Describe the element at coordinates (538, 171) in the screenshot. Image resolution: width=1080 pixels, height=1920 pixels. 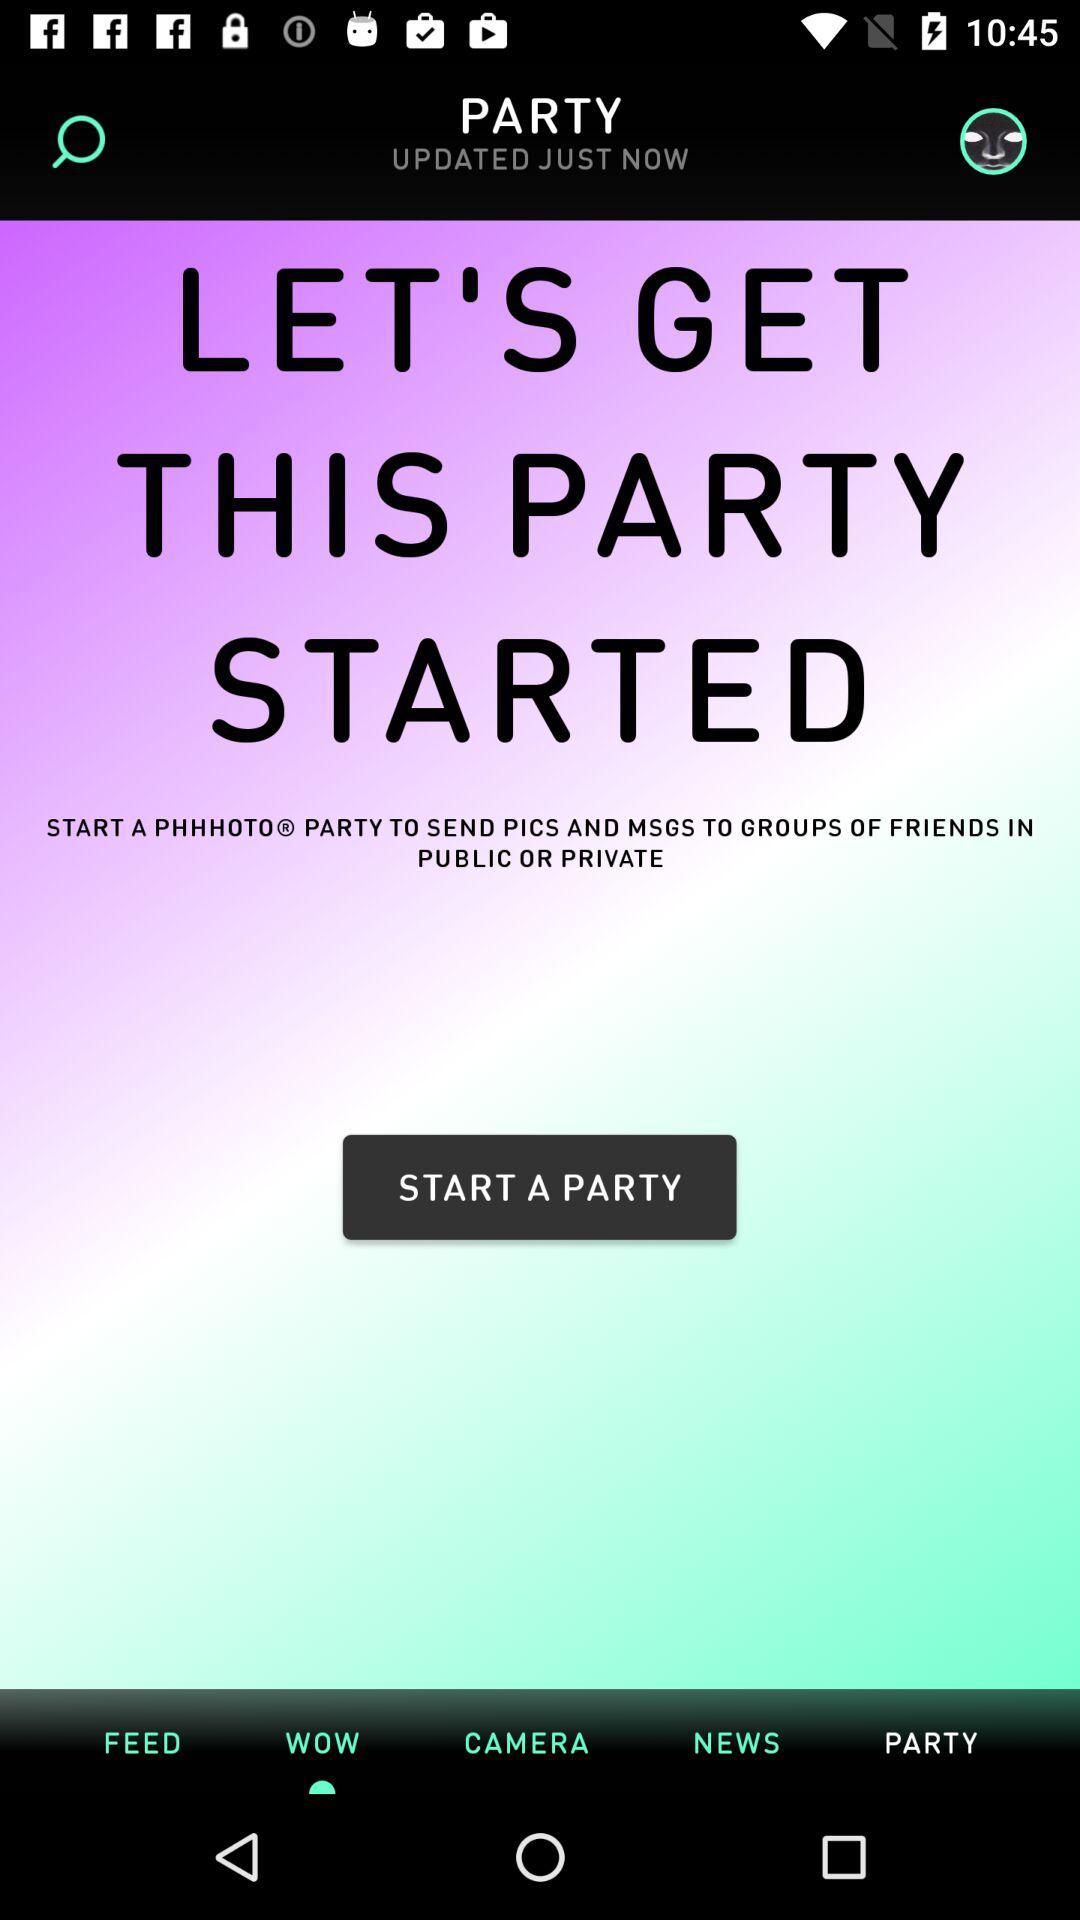
I see `the item above let s get icon` at that location.